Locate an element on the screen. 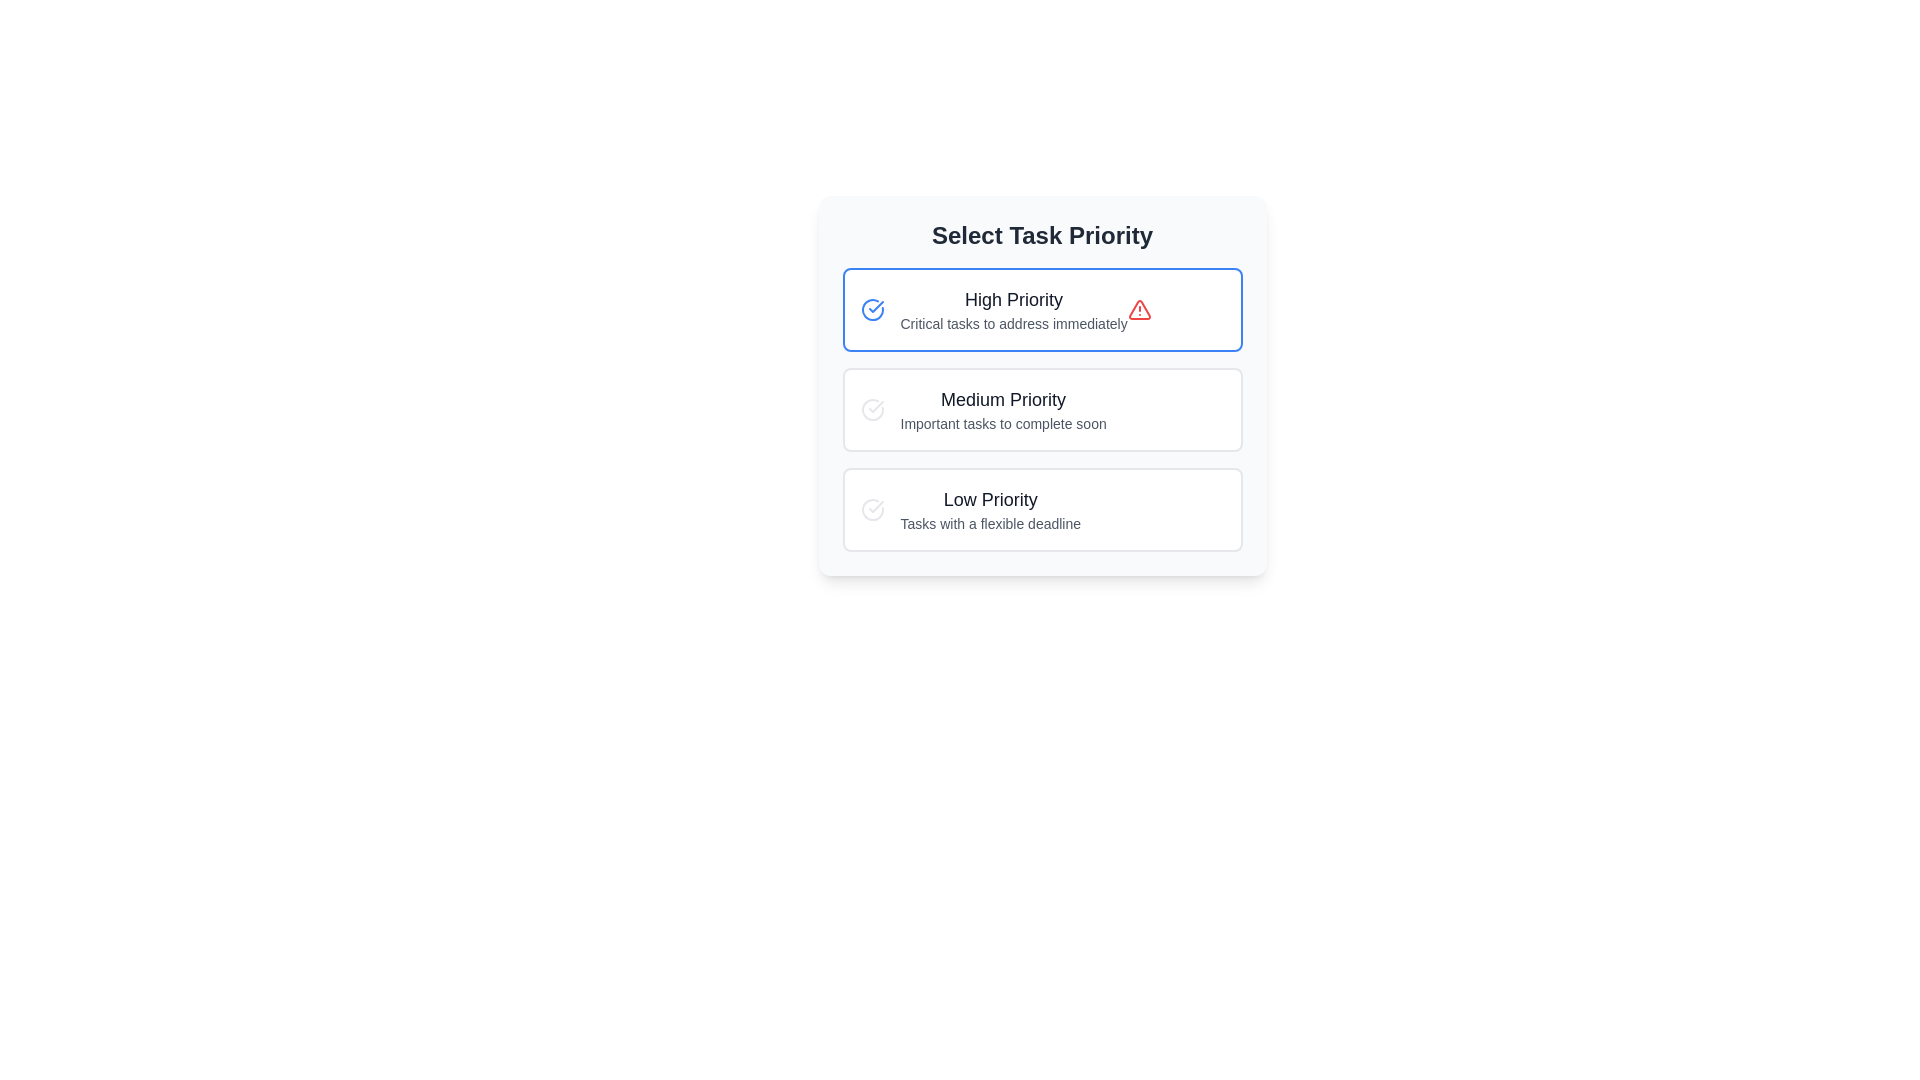 The width and height of the screenshot is (1920, 1080). the static text element that indicates high-priority task category, positioned at the upper-left corner of the first selectable card in a list of three priority level cards is located at coordinates (1014, 300).